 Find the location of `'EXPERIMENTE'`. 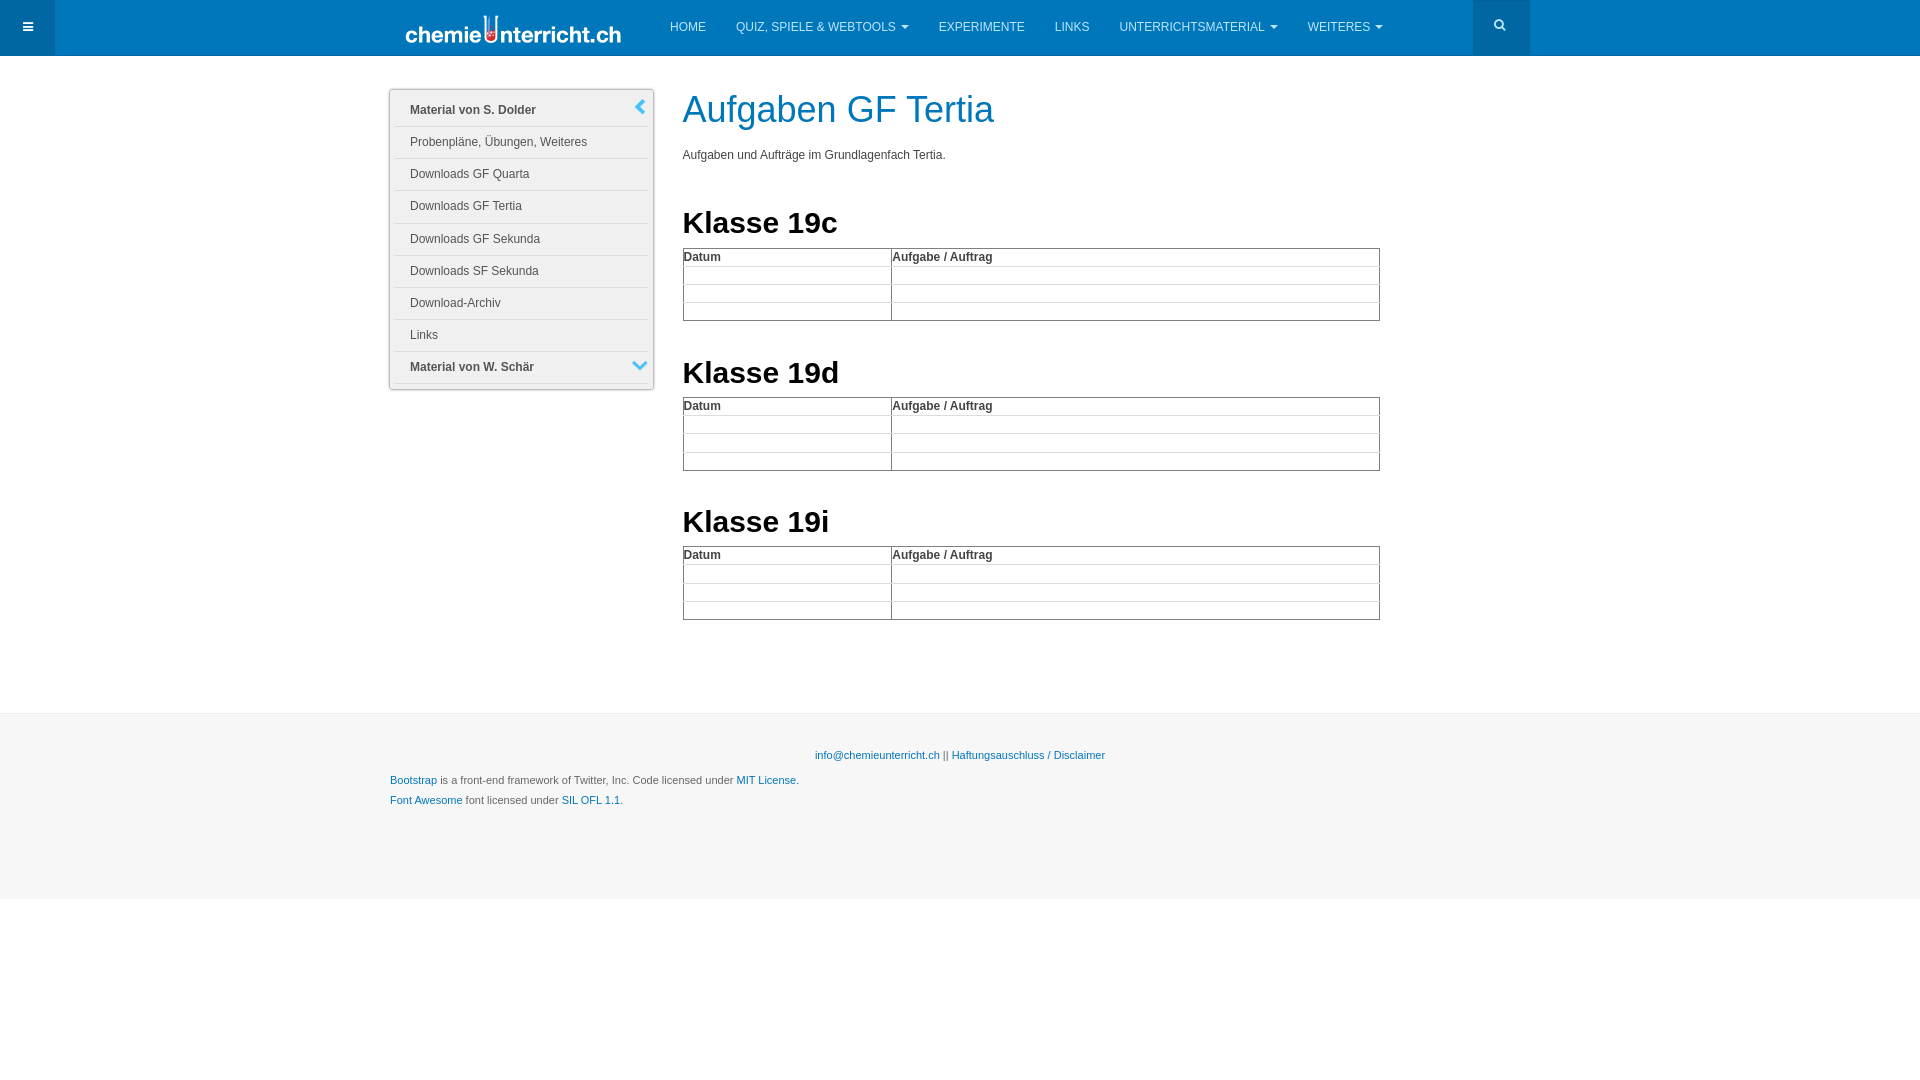

'EXPERIMENTE' is located at coordinates (982, 27).